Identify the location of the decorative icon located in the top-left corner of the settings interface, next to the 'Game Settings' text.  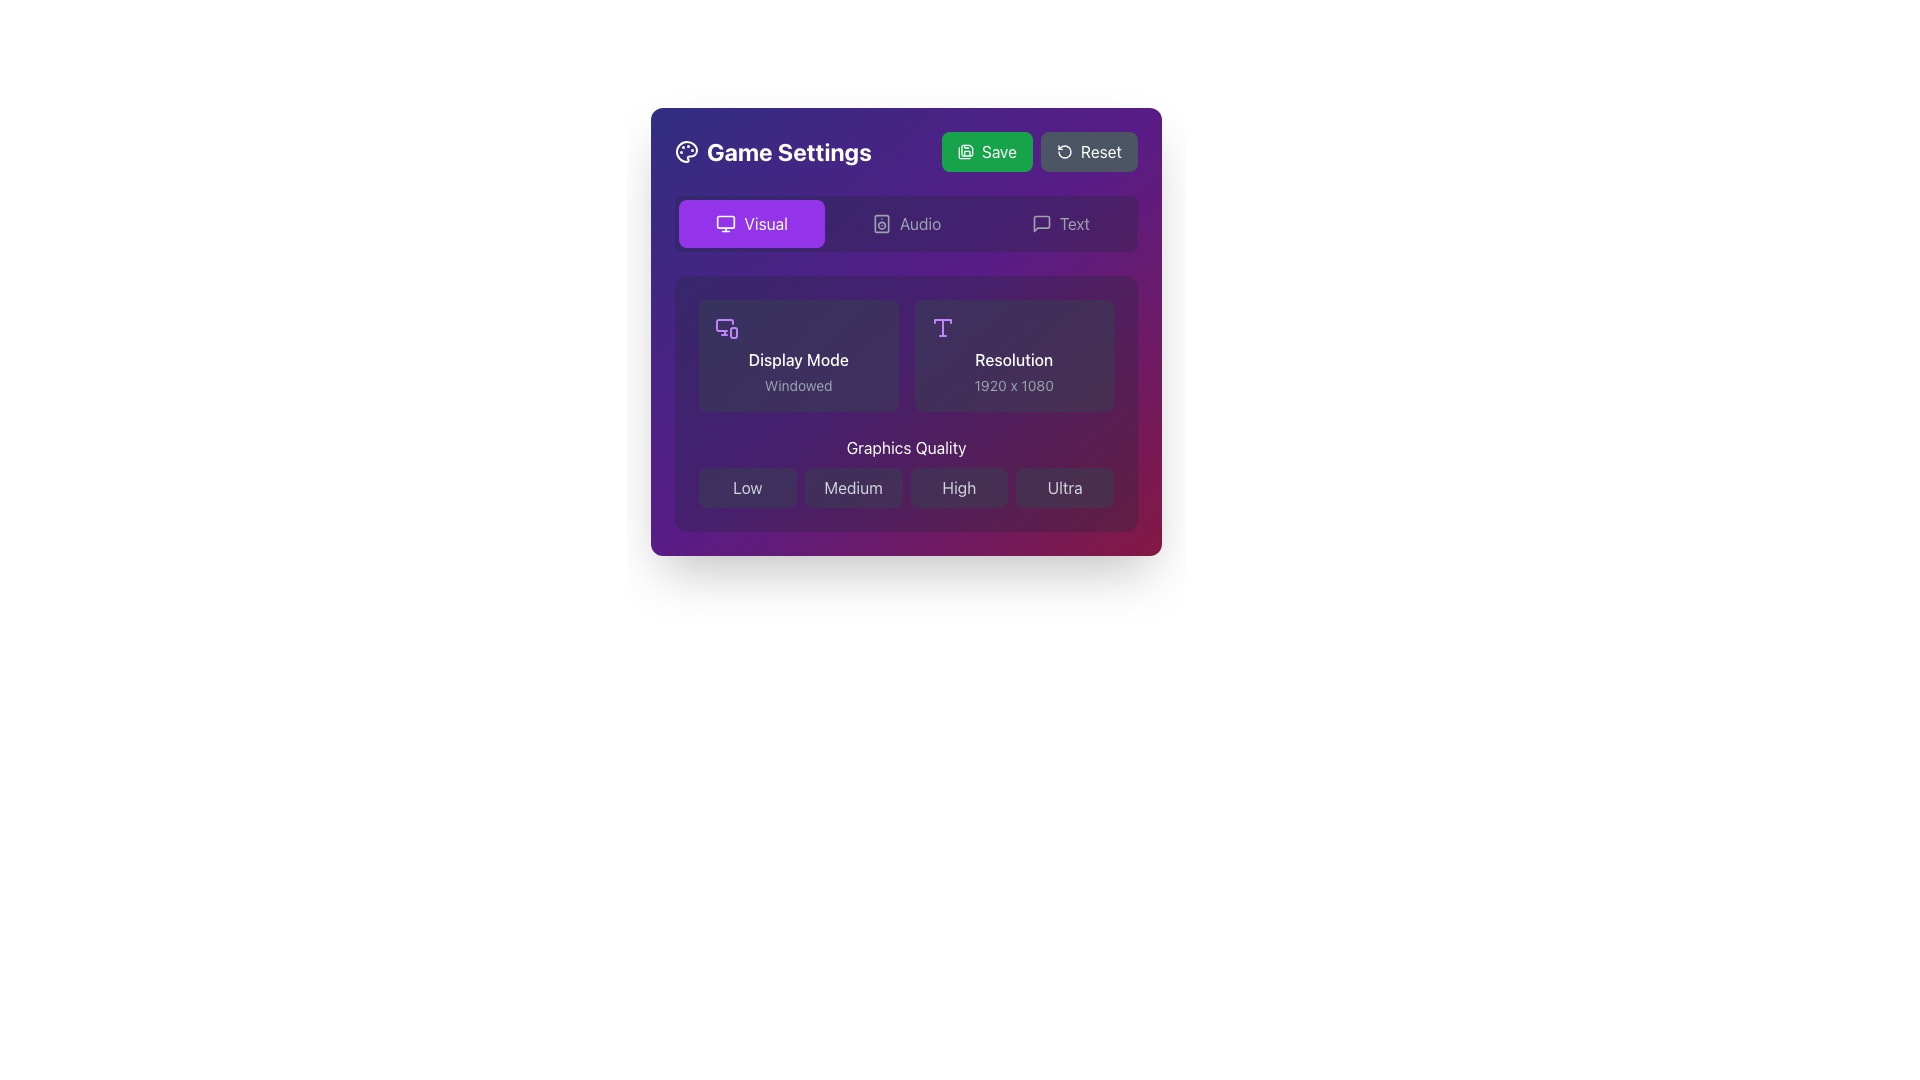
(686, 150).